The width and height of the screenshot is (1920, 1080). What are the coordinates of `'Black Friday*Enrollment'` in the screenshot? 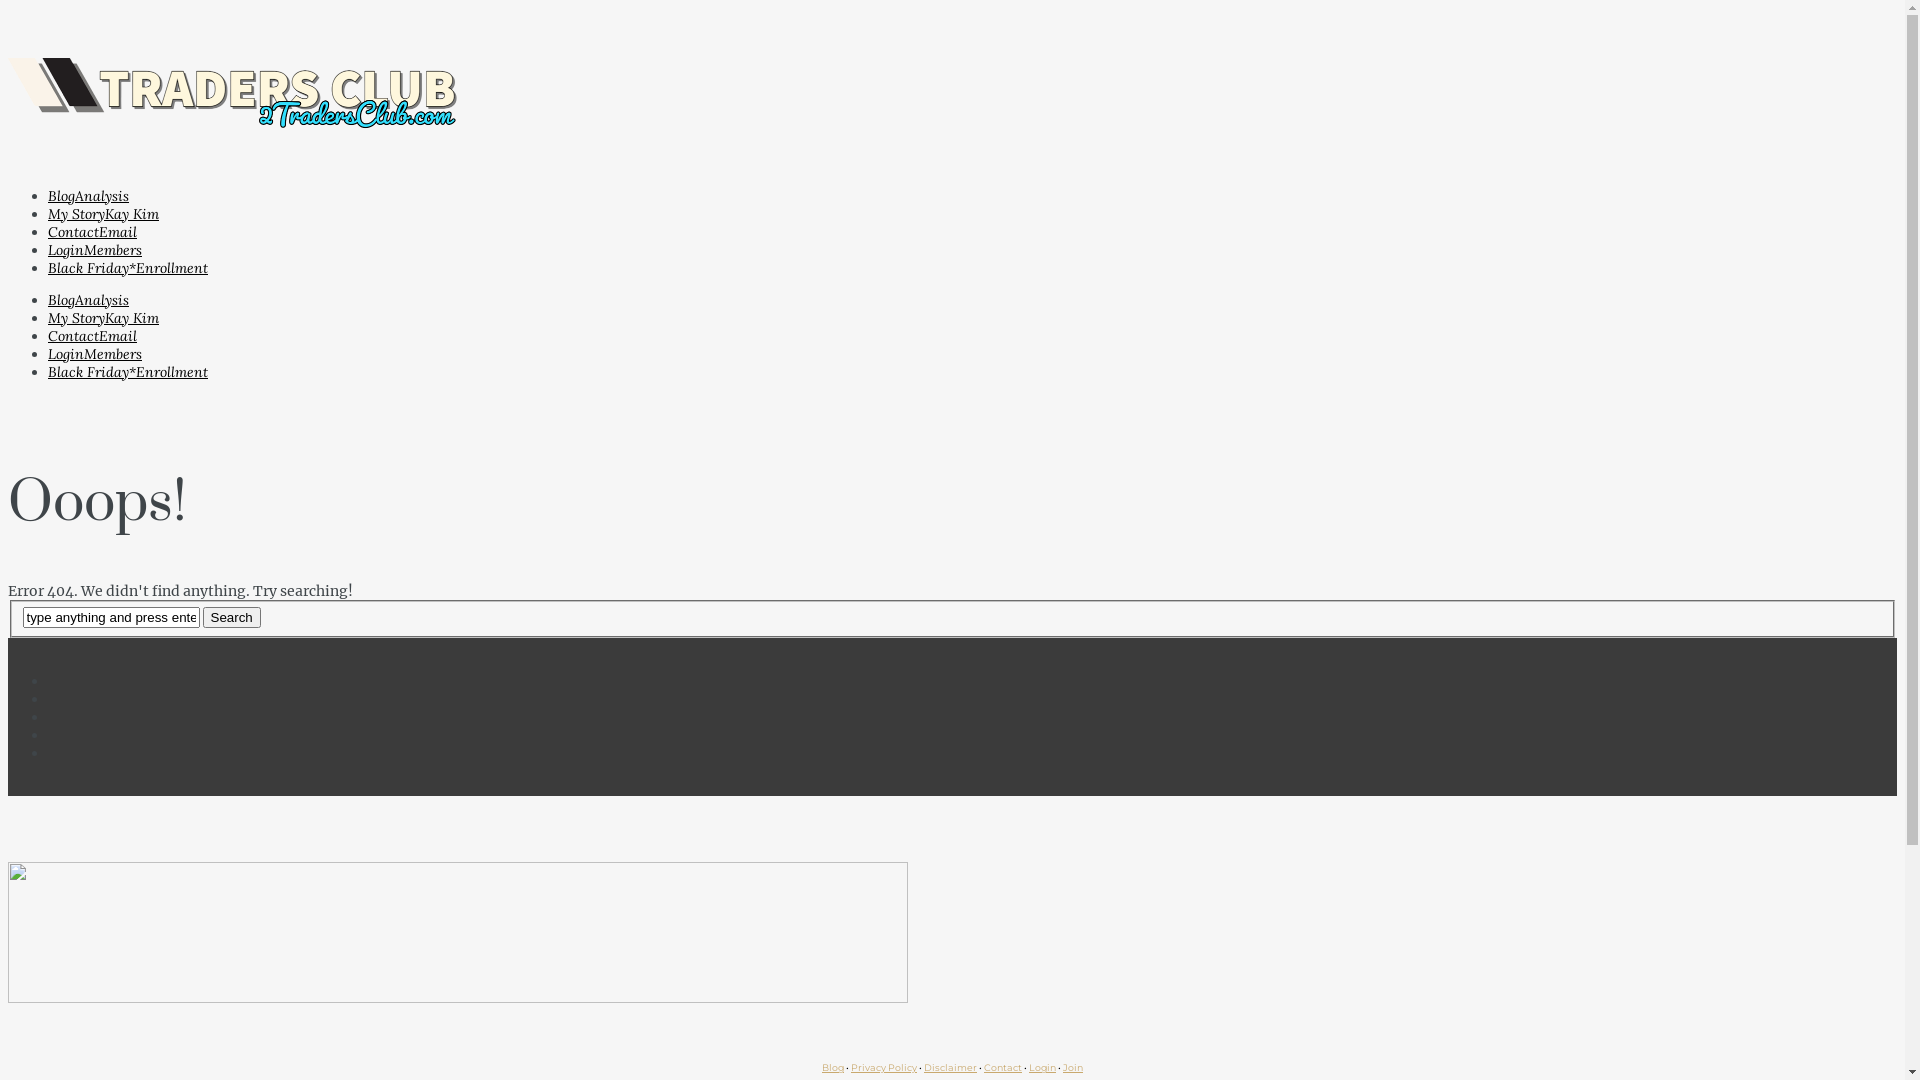 It's located at (127, 265).